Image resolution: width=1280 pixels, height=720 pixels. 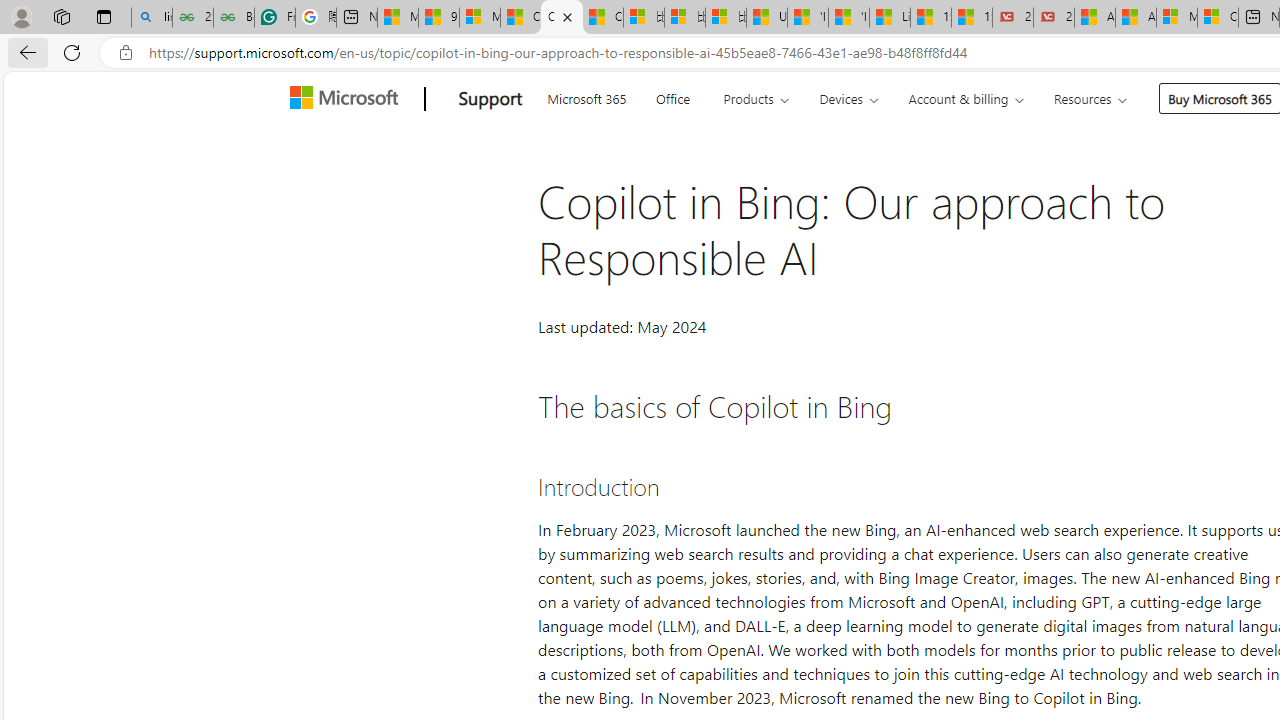 What do you see at coordinates (1216, 17) in the screenshot?
I see `'Cloud Computing Services | Microsoft Azure'` at bounding box center [1216, 17].